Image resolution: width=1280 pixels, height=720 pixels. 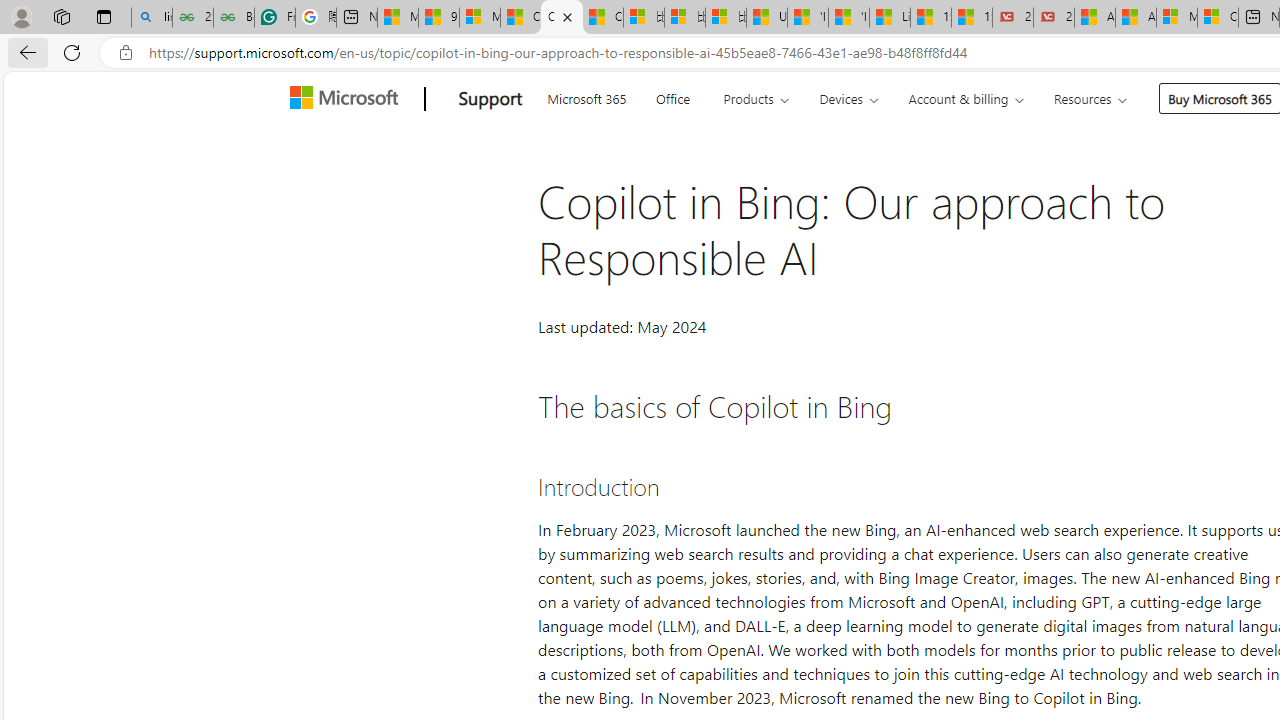 What do you see at coordinates (1216, 17) in the screenshot?
I see `'Cloud Computing Services | Microsoft Azure'` at bounding box center [1216, 17].